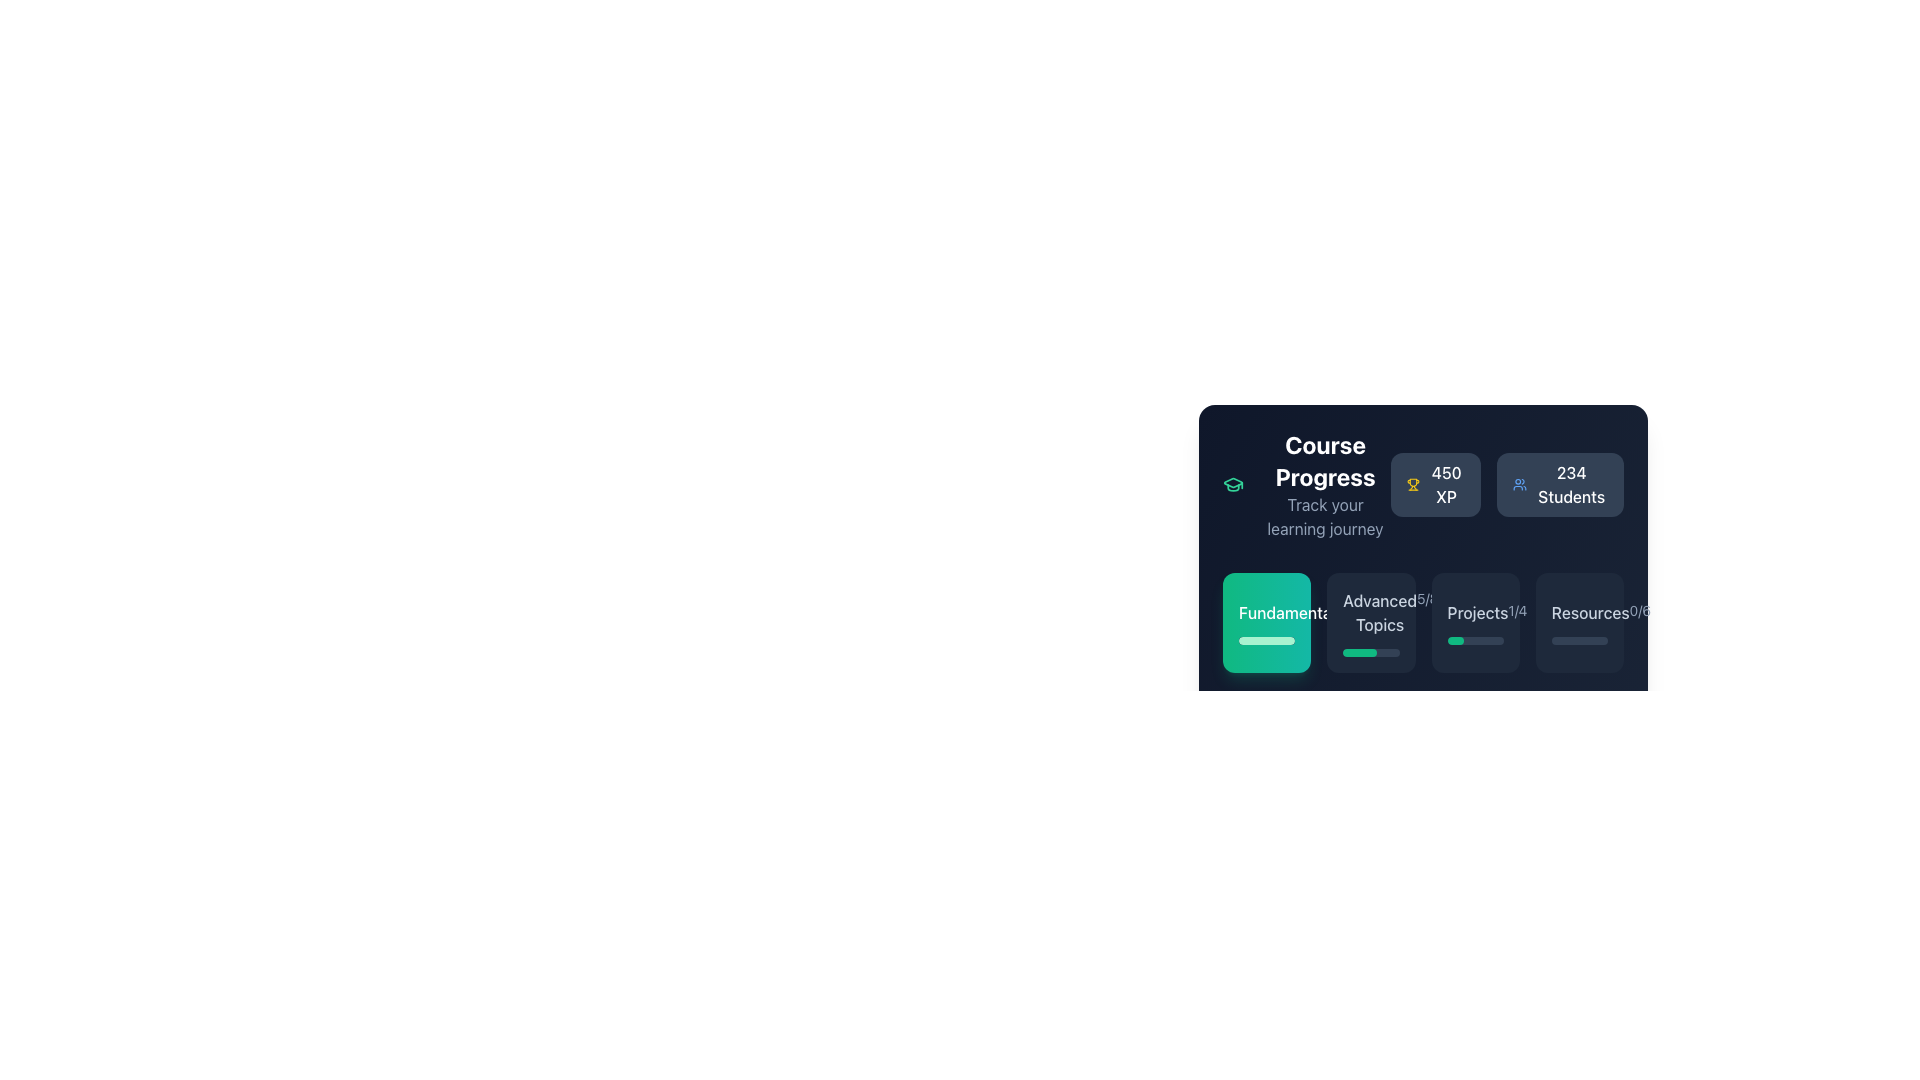 The image size is (1920, 1080). What do you see at coordinates (1412, 485) in the screenshot?
I see `the achievement points icon located to the left of the '450 XP' text in the top-right corner of the UI segment under the 'Course Progress' heading` at bounding box center [1412, 485].